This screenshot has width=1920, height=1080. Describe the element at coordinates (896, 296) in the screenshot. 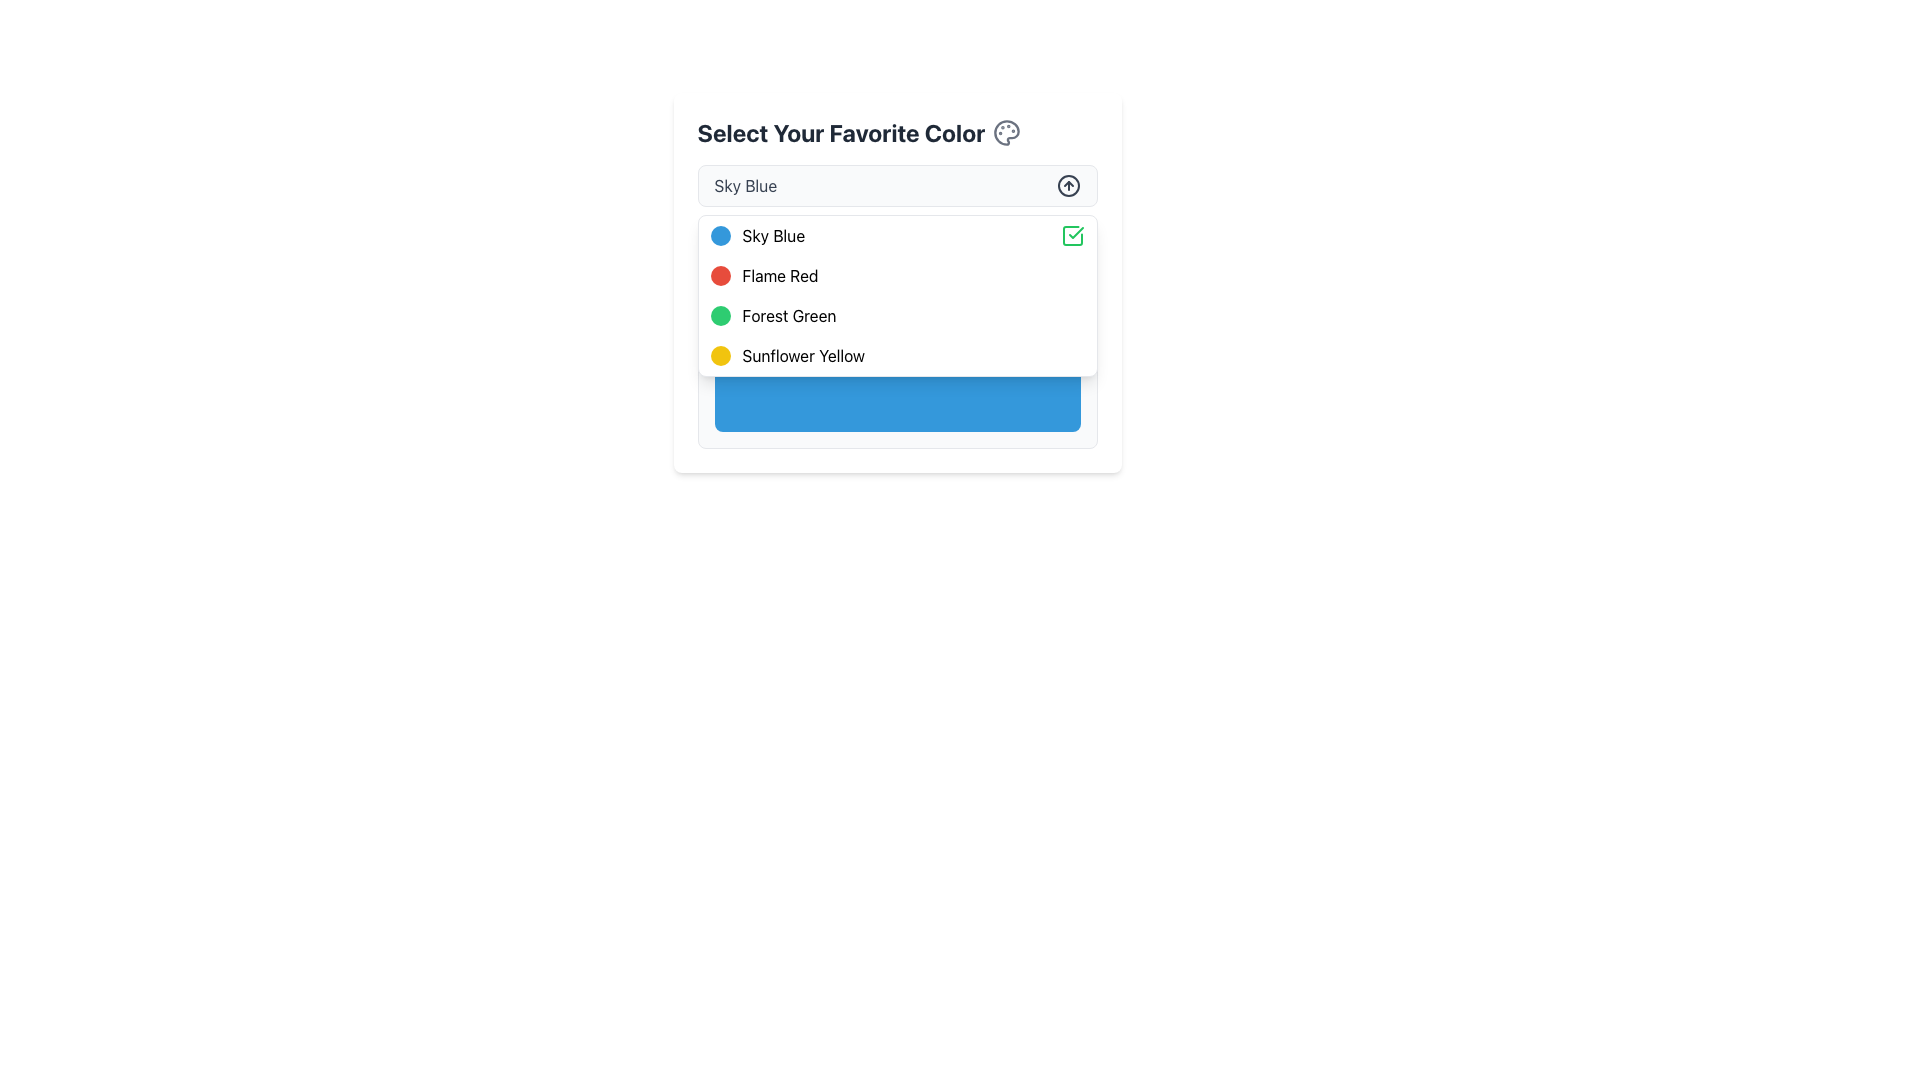

I see `the dropdown menu option` at that location.